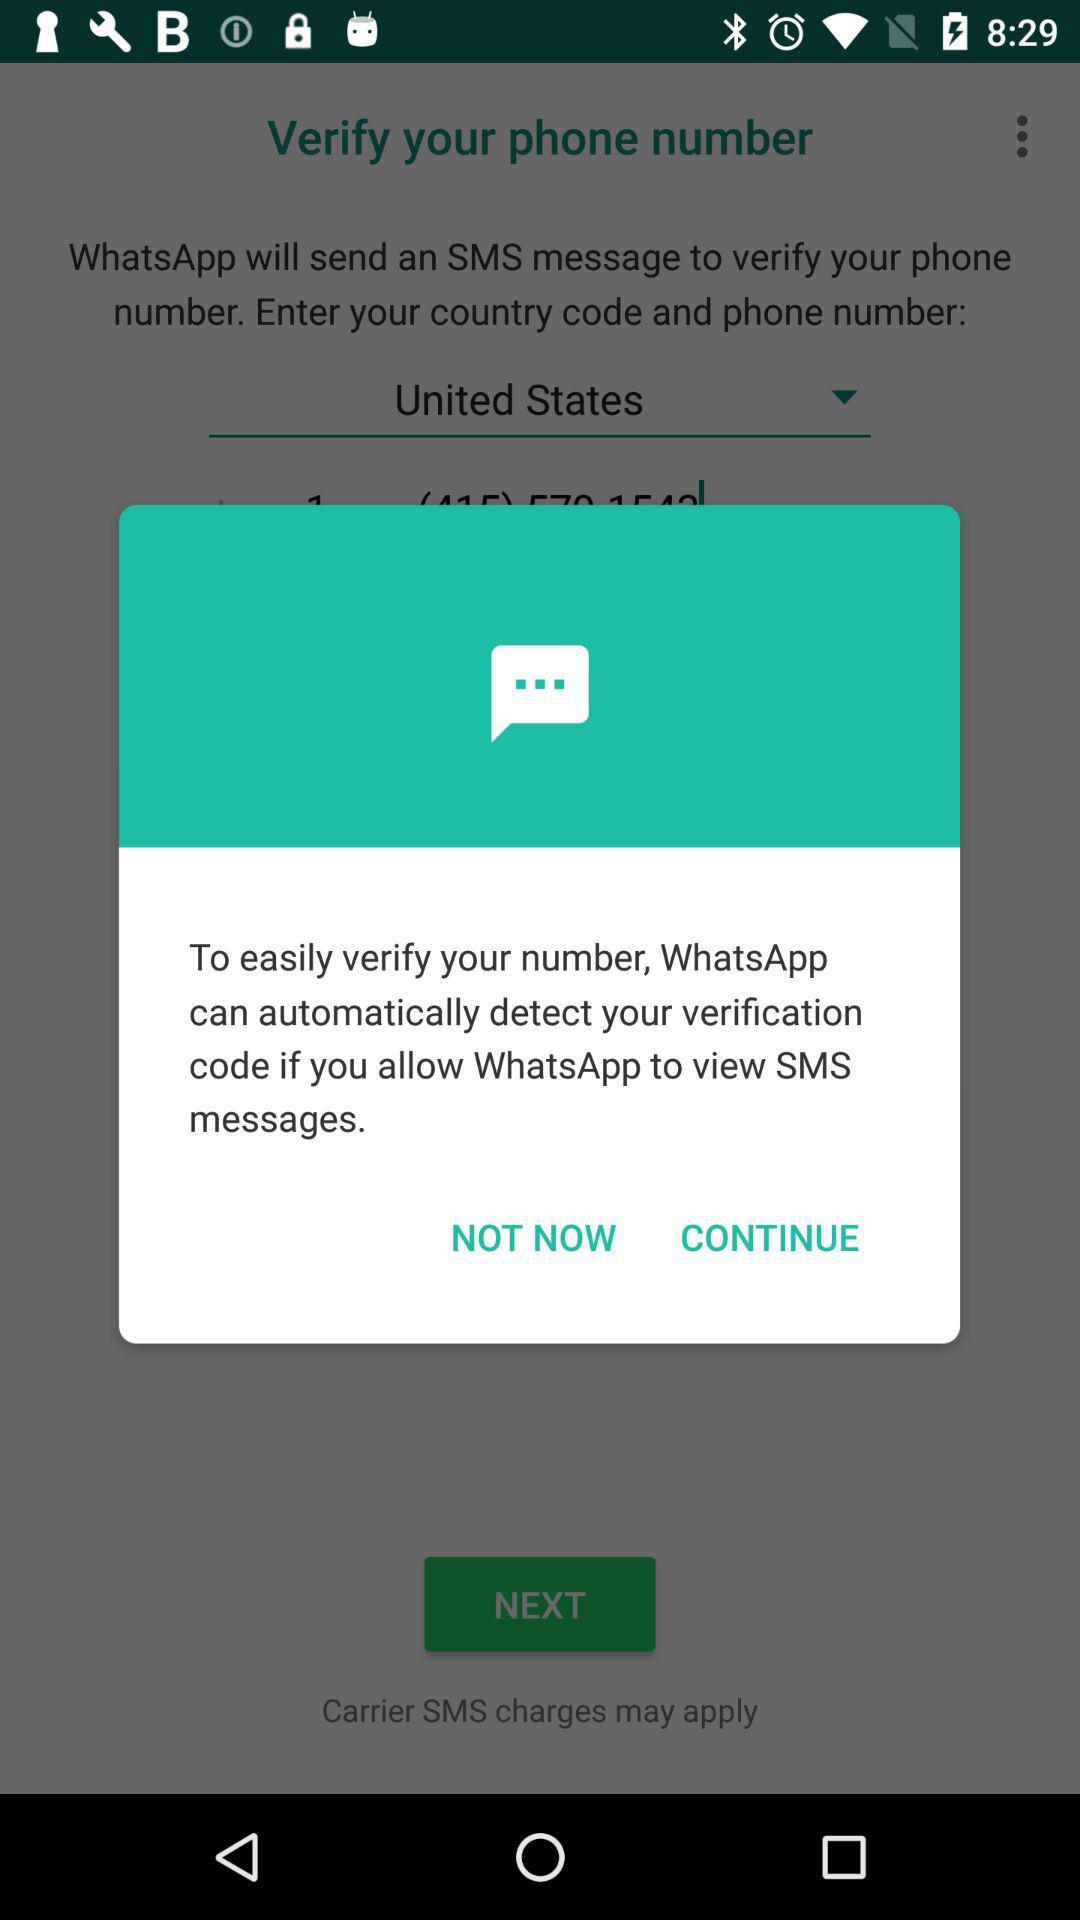  Describe the element at coordinates (768, 1235) in the screenshot. I see `continue icon` at that location.